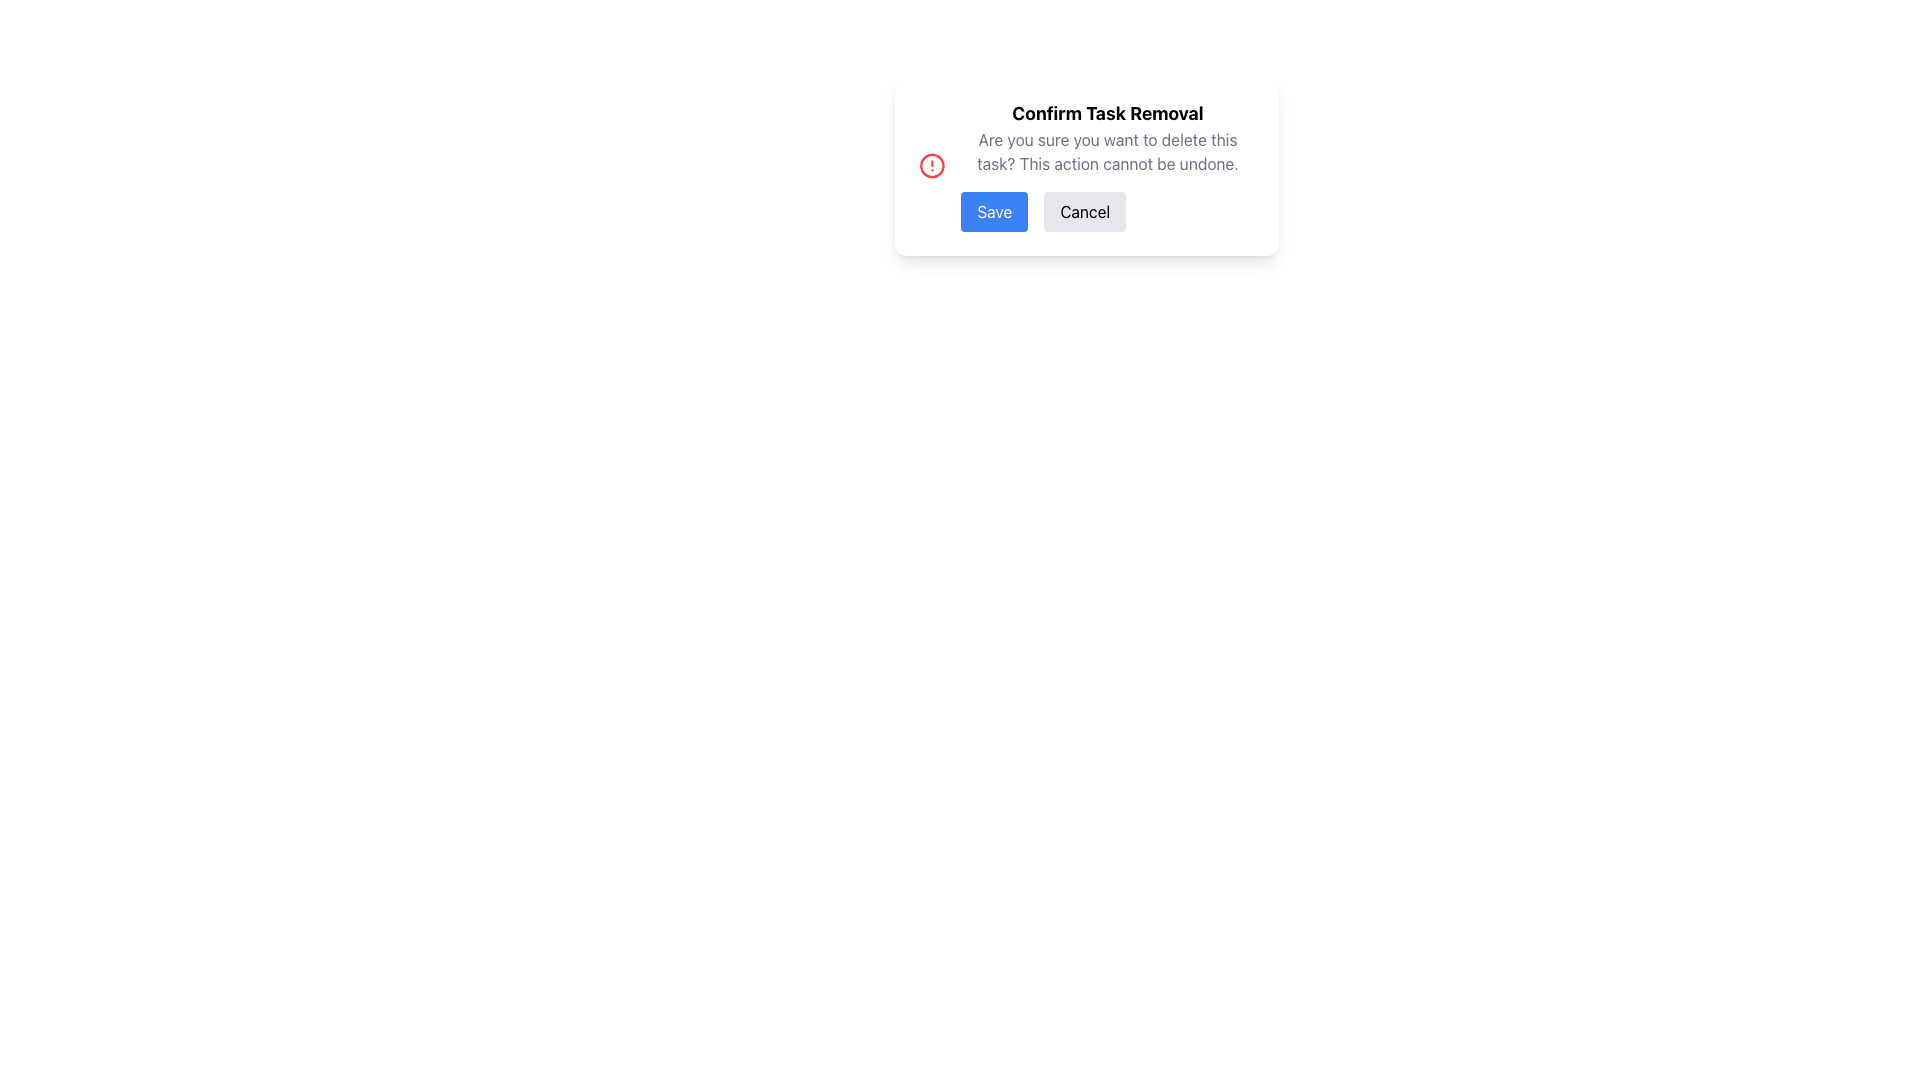  Describe the element at coordinates (1106, 114) in the screenshot. I see `the title text element of the confirmation dialog box that indicates the purpose of confirming the removal of a task` at that location.